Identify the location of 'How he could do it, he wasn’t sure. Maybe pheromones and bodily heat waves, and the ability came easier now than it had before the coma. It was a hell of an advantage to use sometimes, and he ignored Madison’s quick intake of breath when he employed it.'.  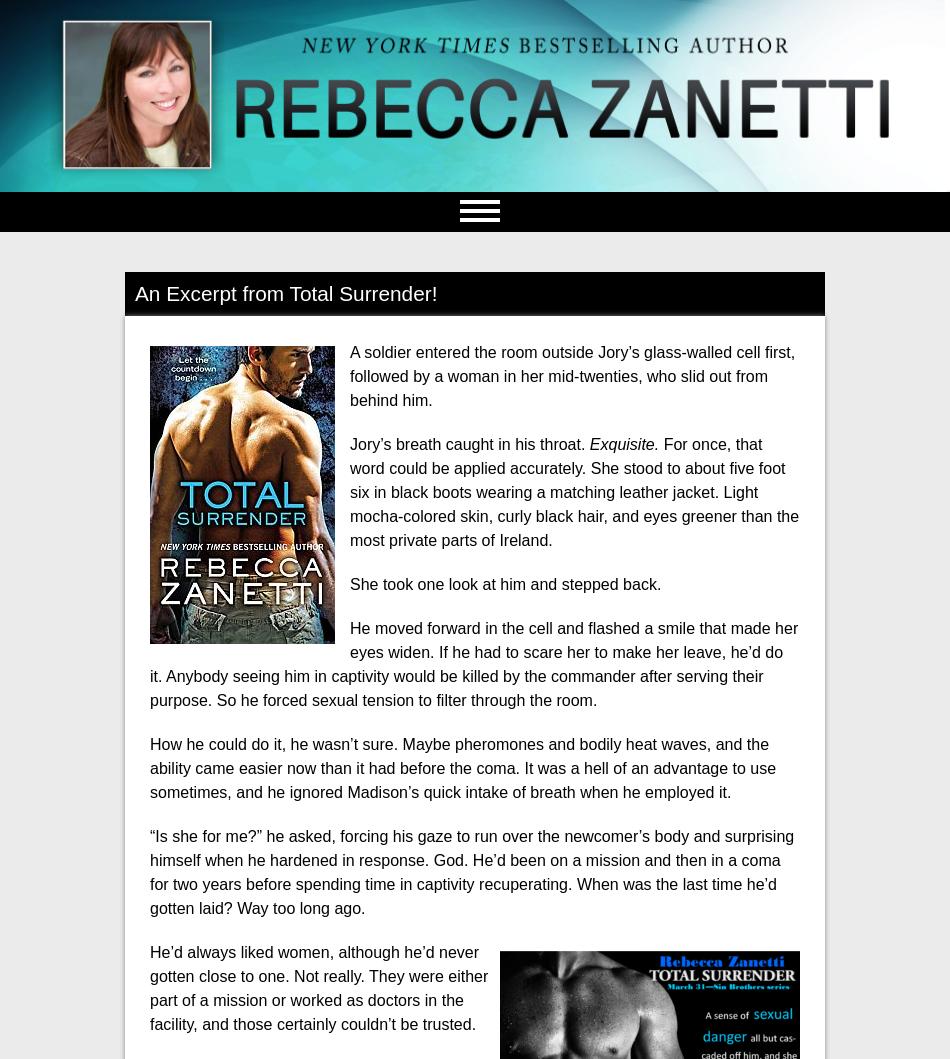
(462, 766).